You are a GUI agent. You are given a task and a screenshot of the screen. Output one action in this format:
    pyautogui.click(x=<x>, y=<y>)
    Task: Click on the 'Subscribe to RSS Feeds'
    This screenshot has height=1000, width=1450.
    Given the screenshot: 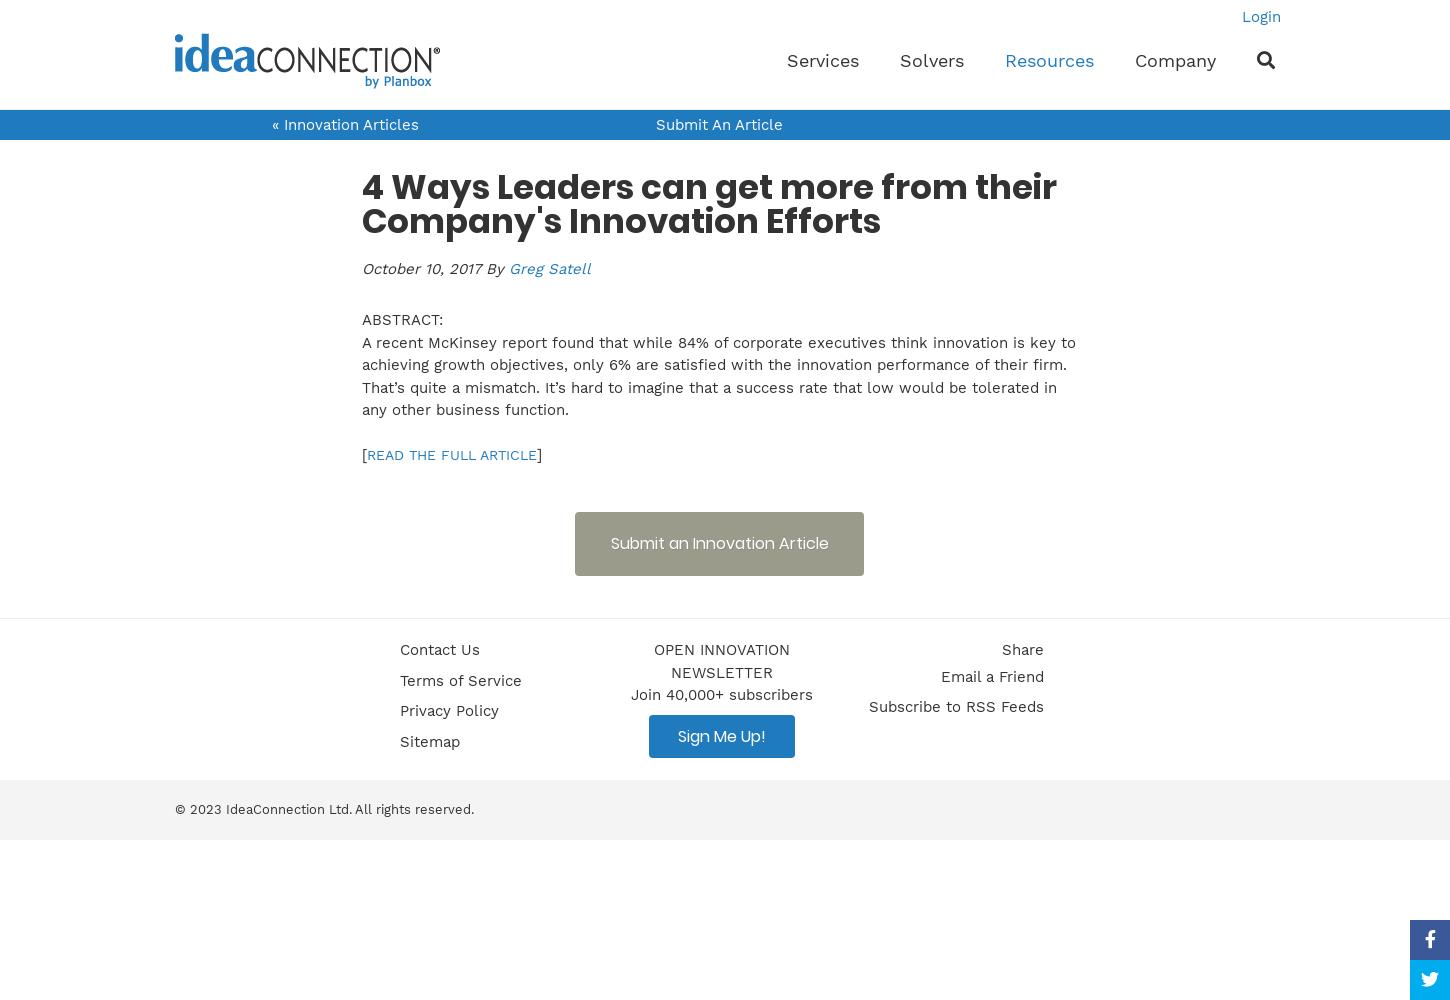 What is the action you would take?
    pyautogui.click(x=954, y=706)
    